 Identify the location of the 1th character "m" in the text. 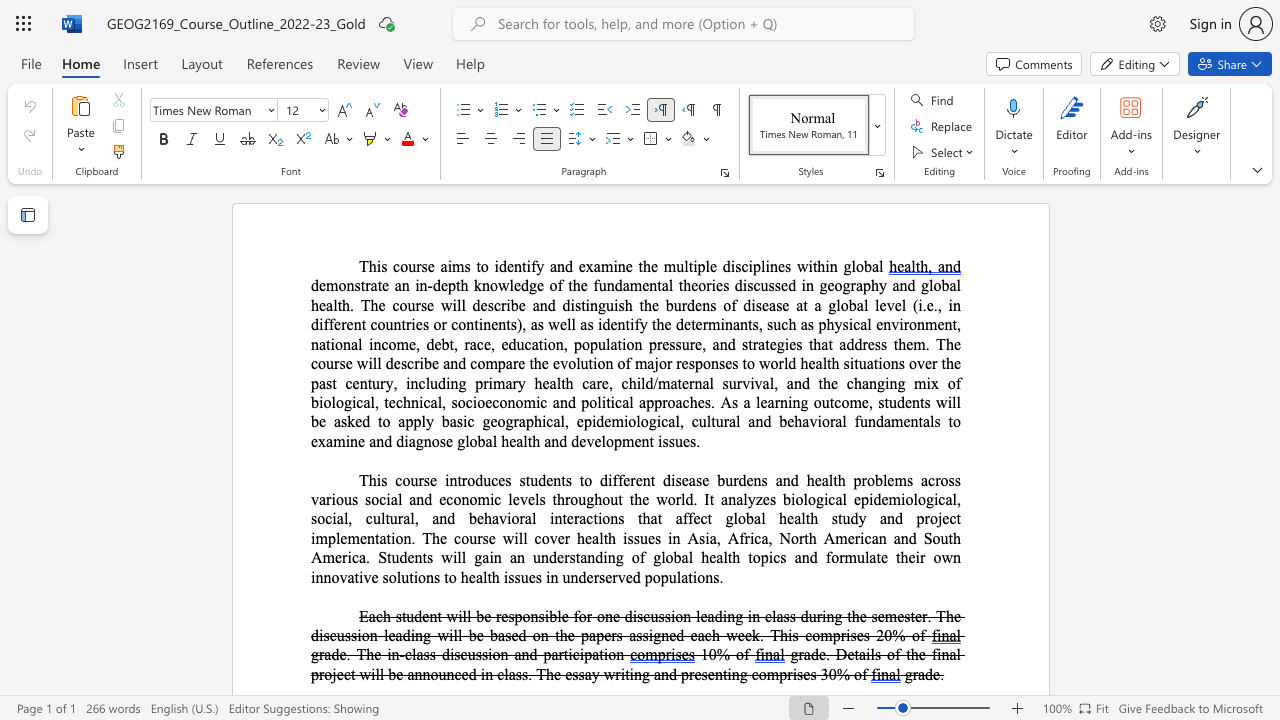
(918, 343).